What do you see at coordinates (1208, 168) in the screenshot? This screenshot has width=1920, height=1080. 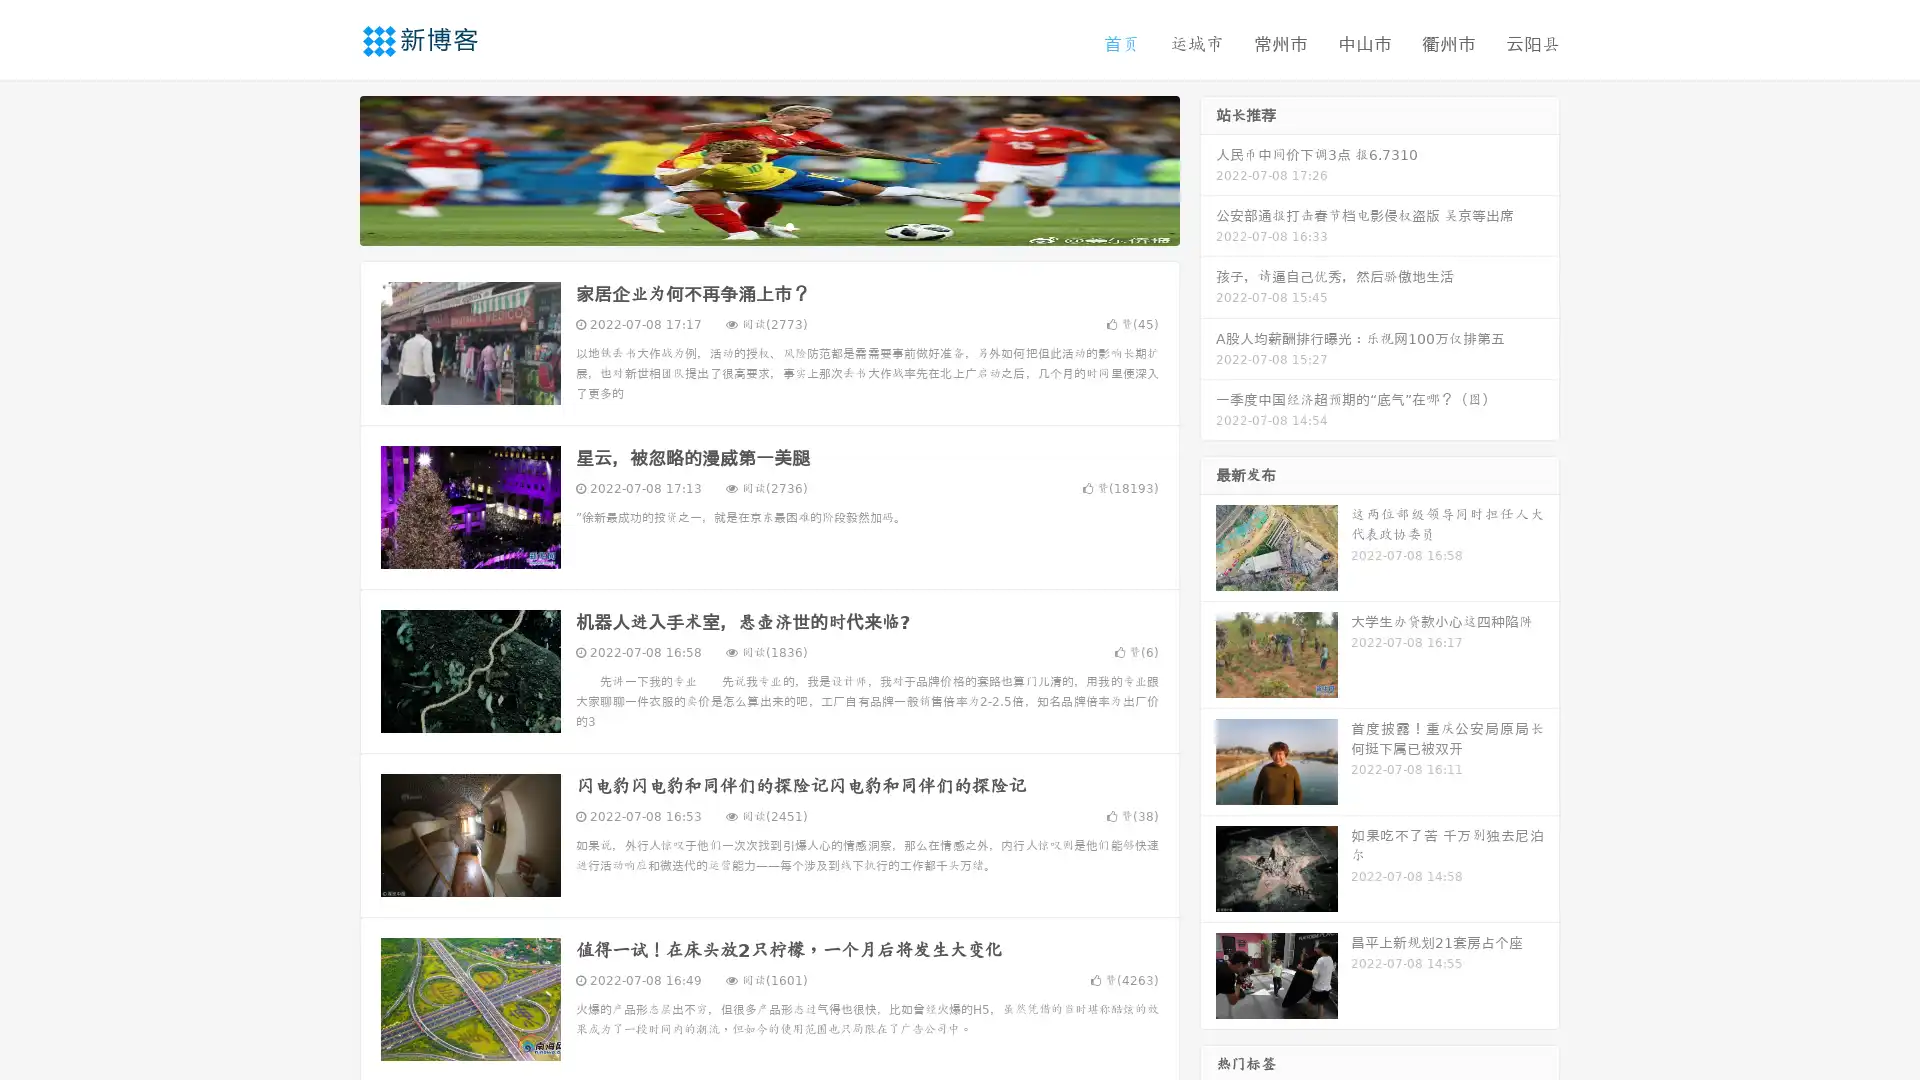 I see `Next slide` at bounding box center [1208, 168].